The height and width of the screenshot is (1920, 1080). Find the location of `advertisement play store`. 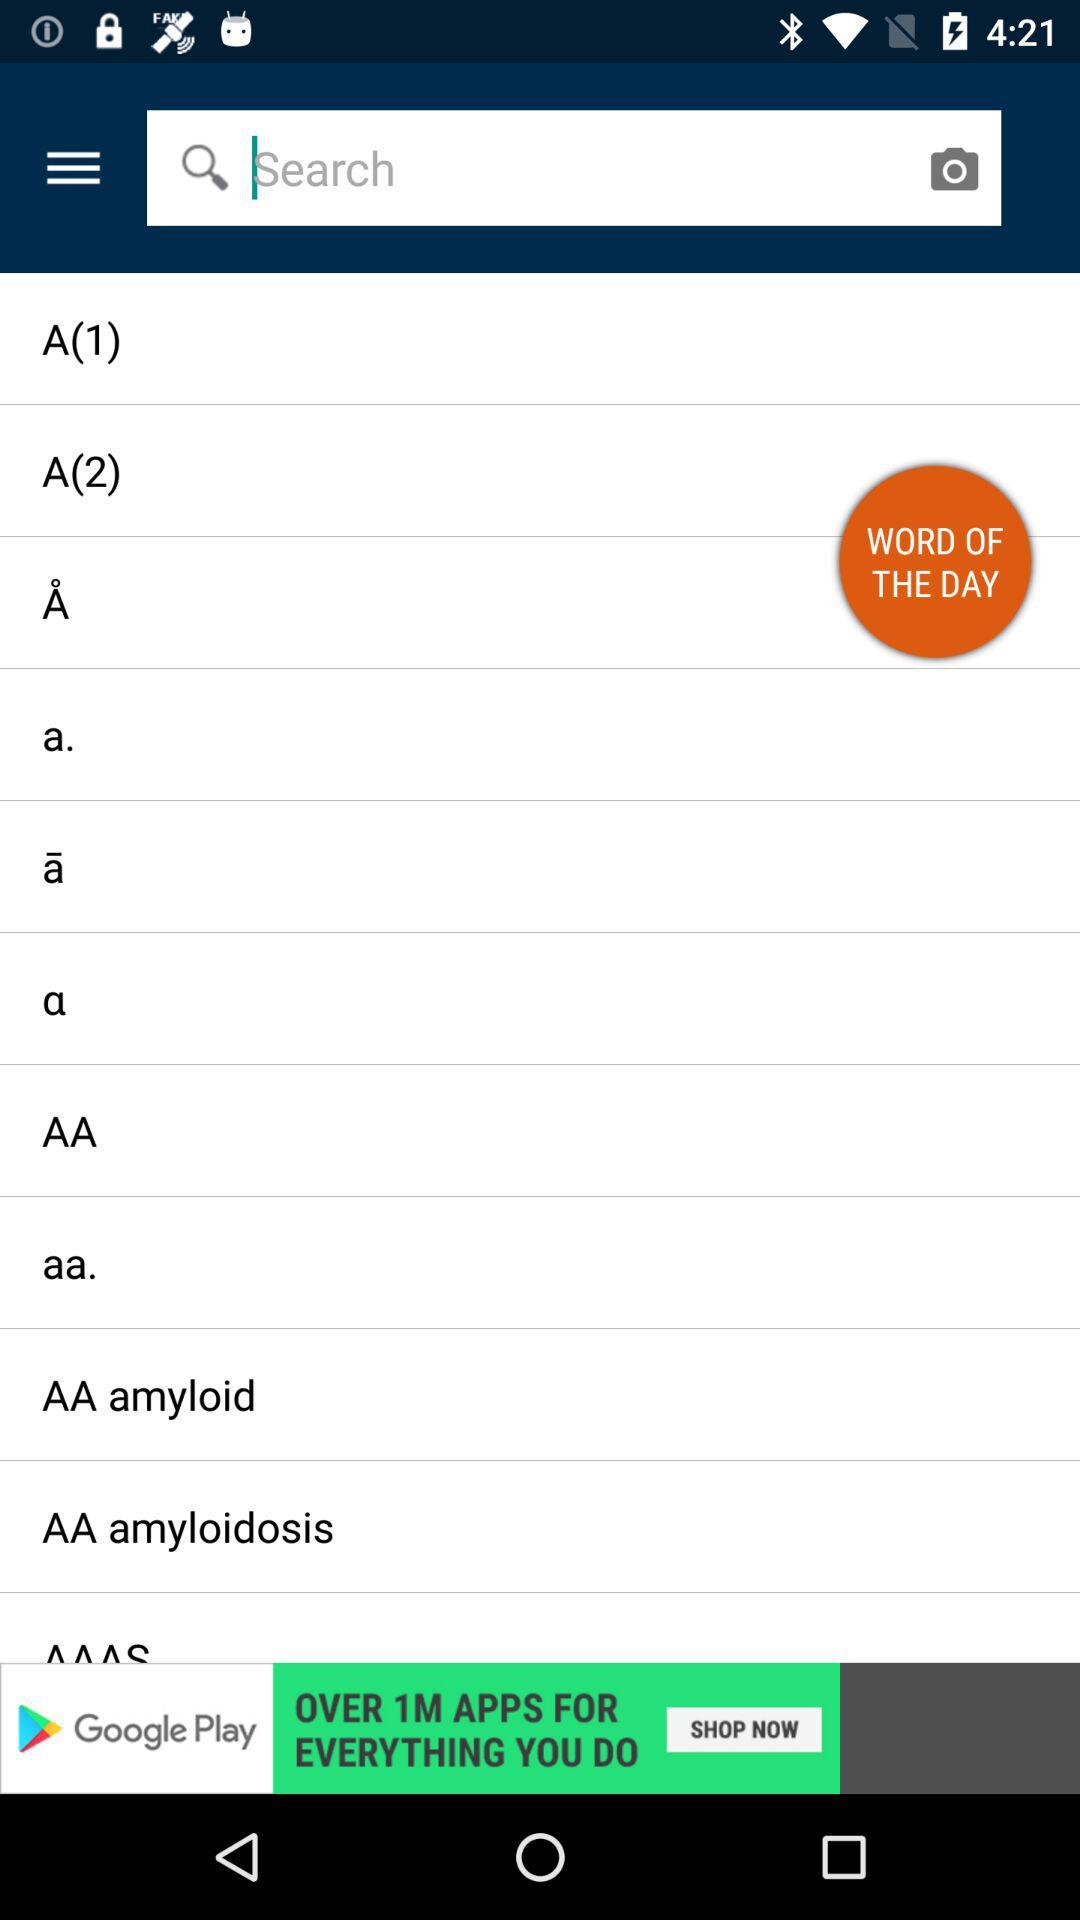

advertisement play store is located at coordinates (540, 1727).